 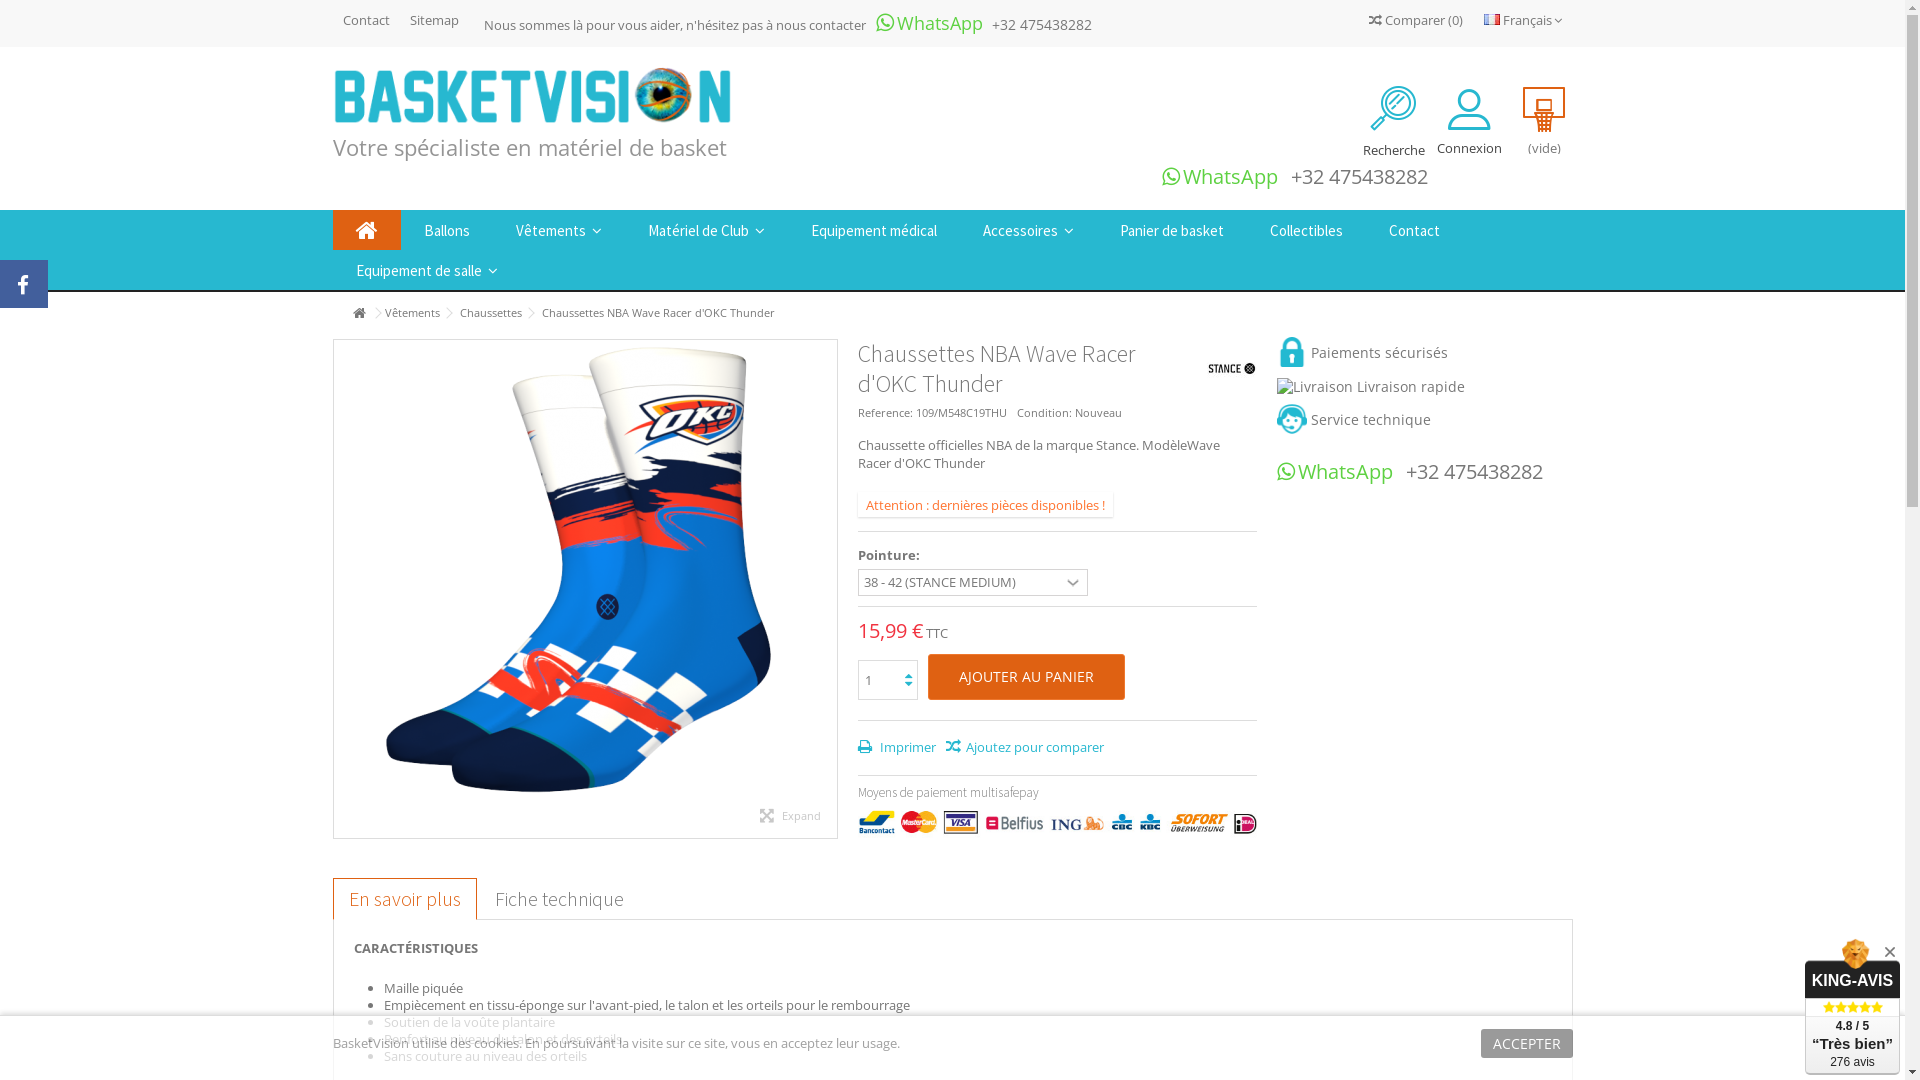 I want to click on 'AJOUTER AU PANIER', so click(x=926, y=676).